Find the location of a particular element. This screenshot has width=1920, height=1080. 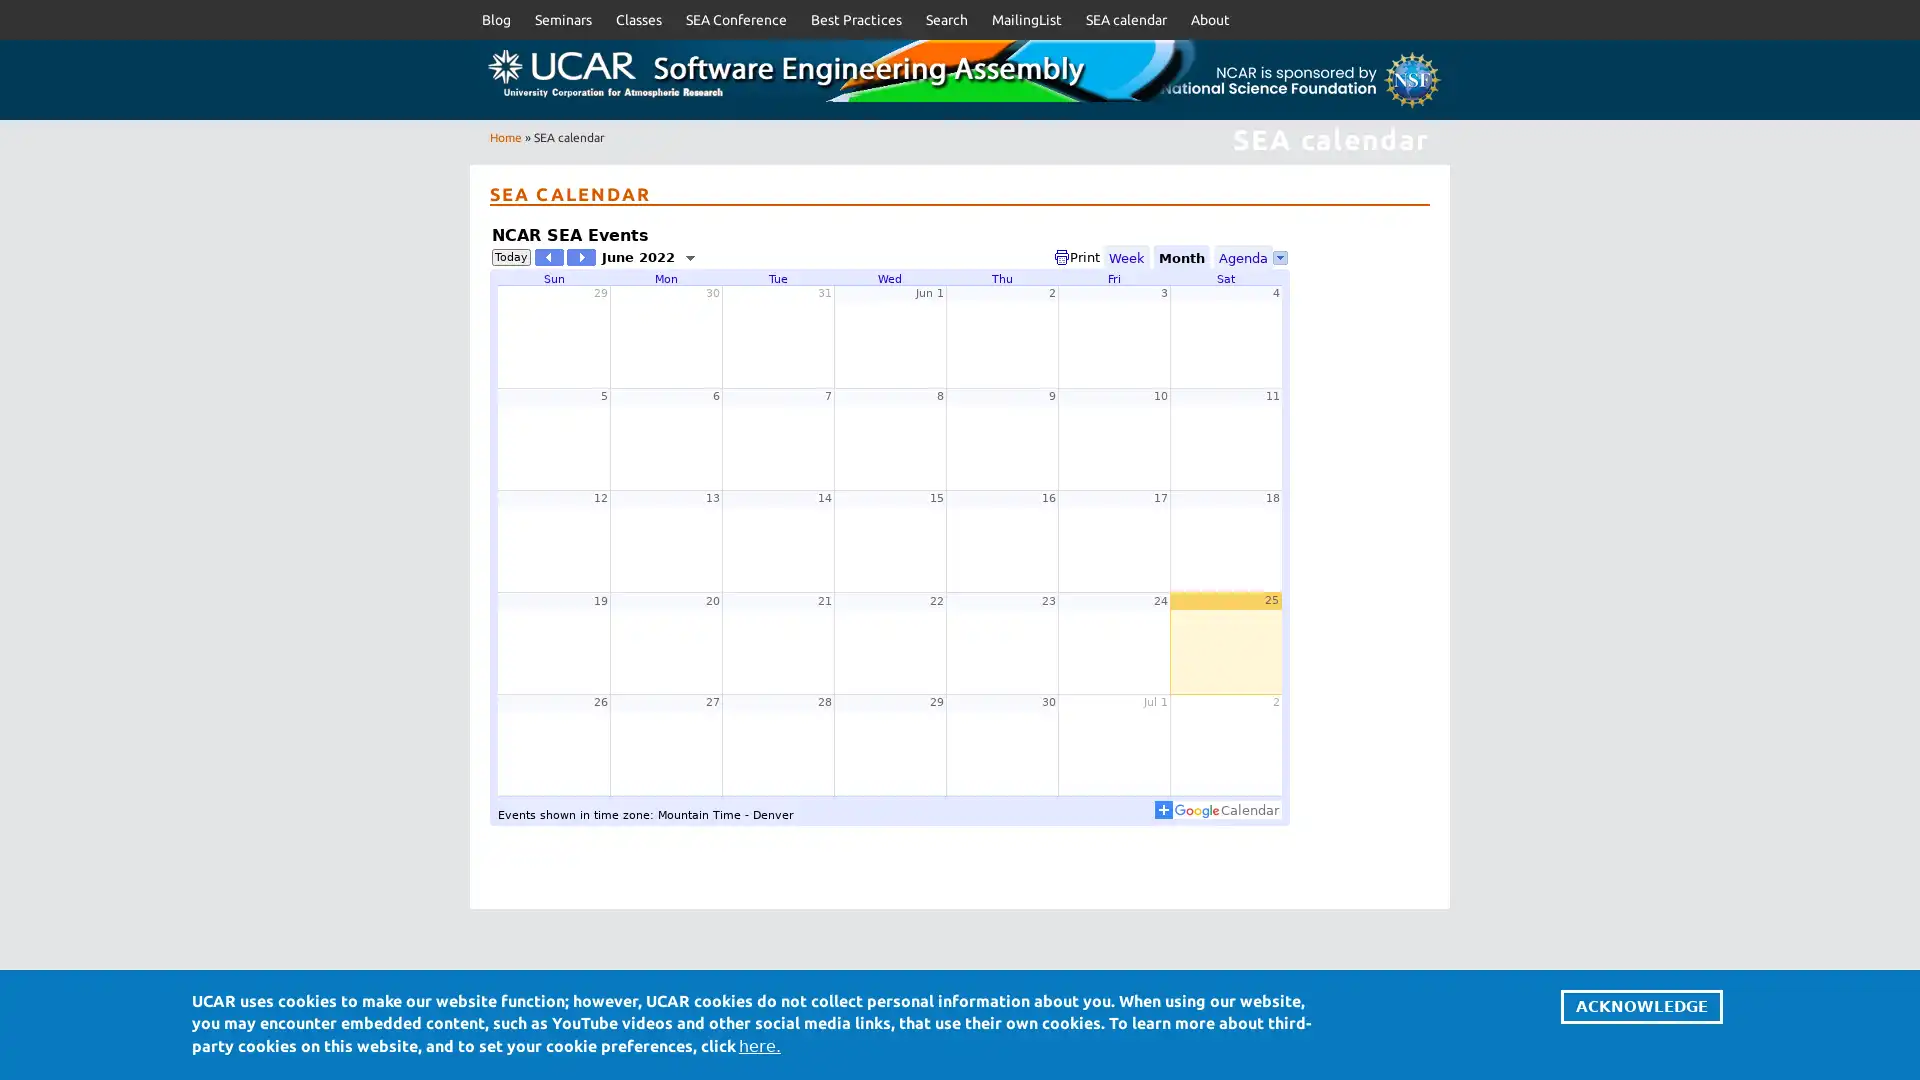

here. is located at coordinates (758, 1044).